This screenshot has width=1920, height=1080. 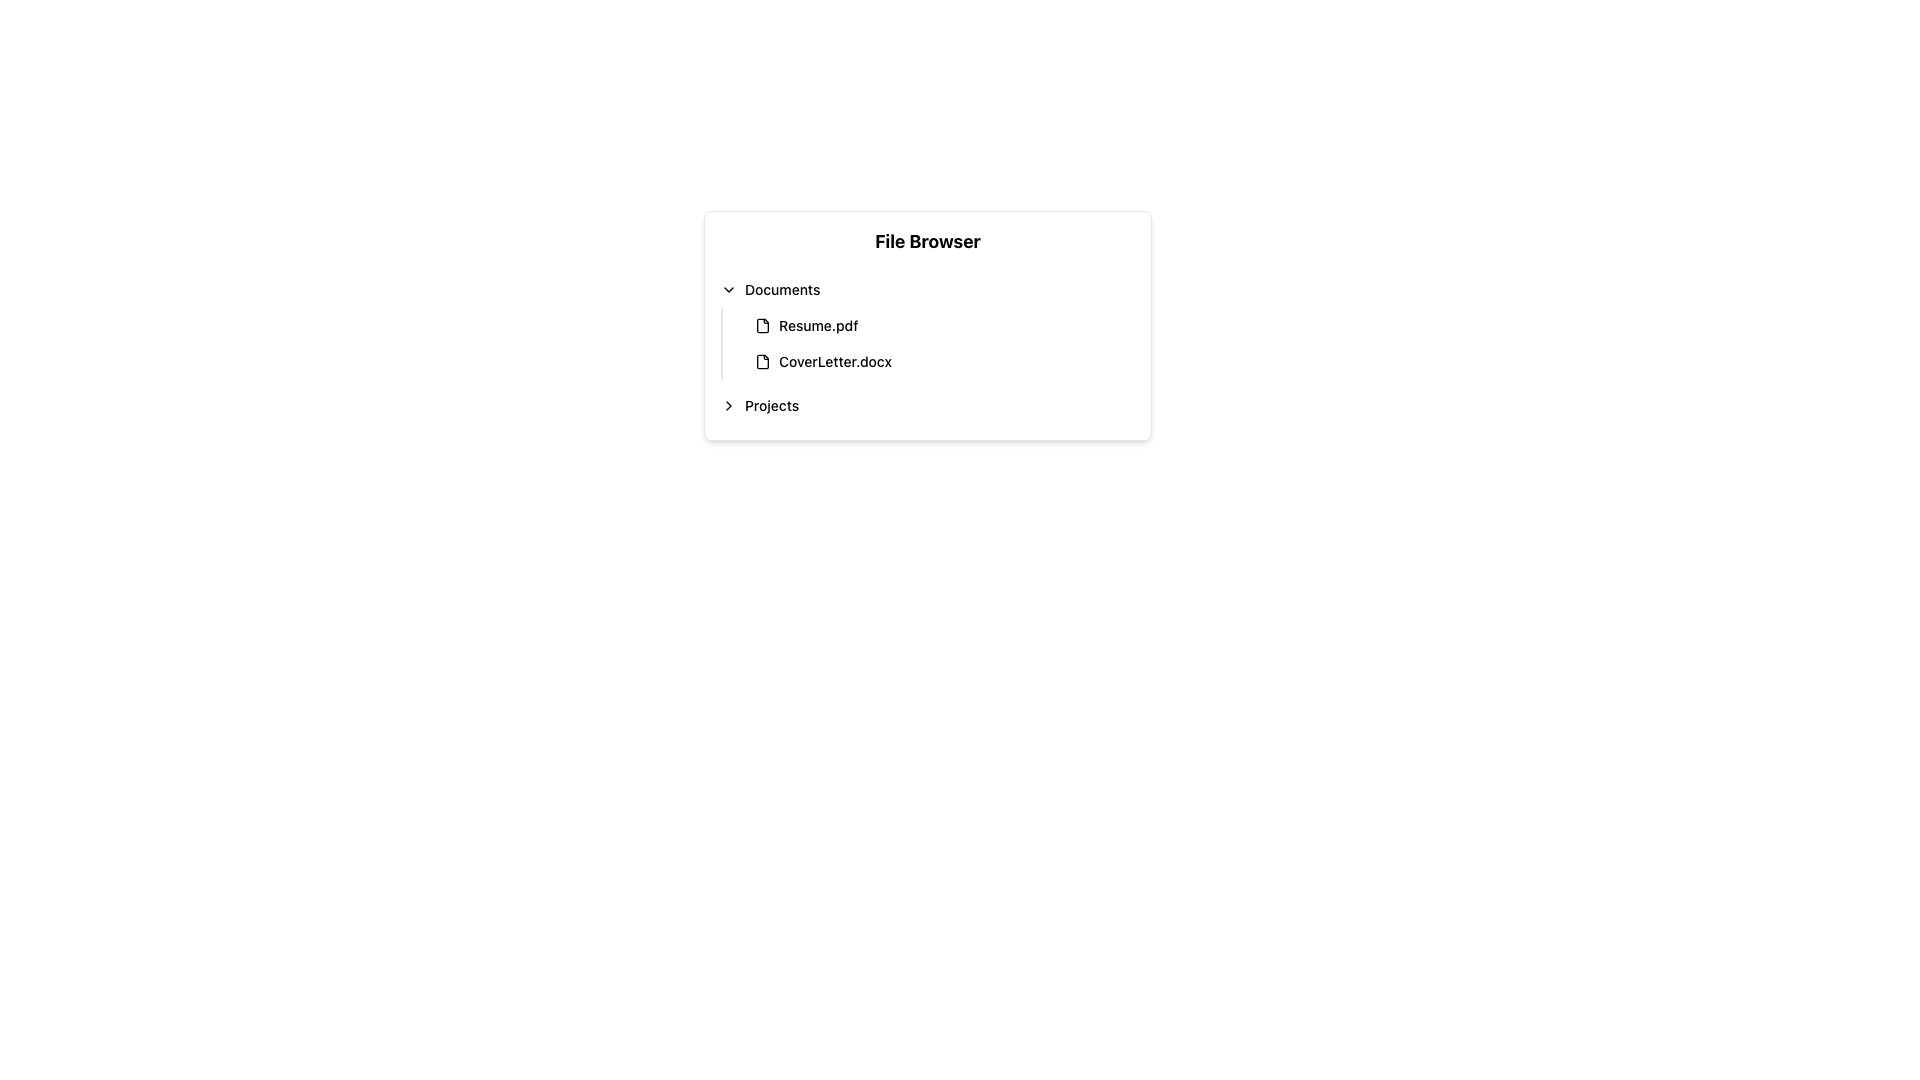 I want to click on the document icon representing 'Resume.pdf' located to the immediate left of the text in the 'Documents' folder of the 'File Browser' interface, so click(x=762, y=325).